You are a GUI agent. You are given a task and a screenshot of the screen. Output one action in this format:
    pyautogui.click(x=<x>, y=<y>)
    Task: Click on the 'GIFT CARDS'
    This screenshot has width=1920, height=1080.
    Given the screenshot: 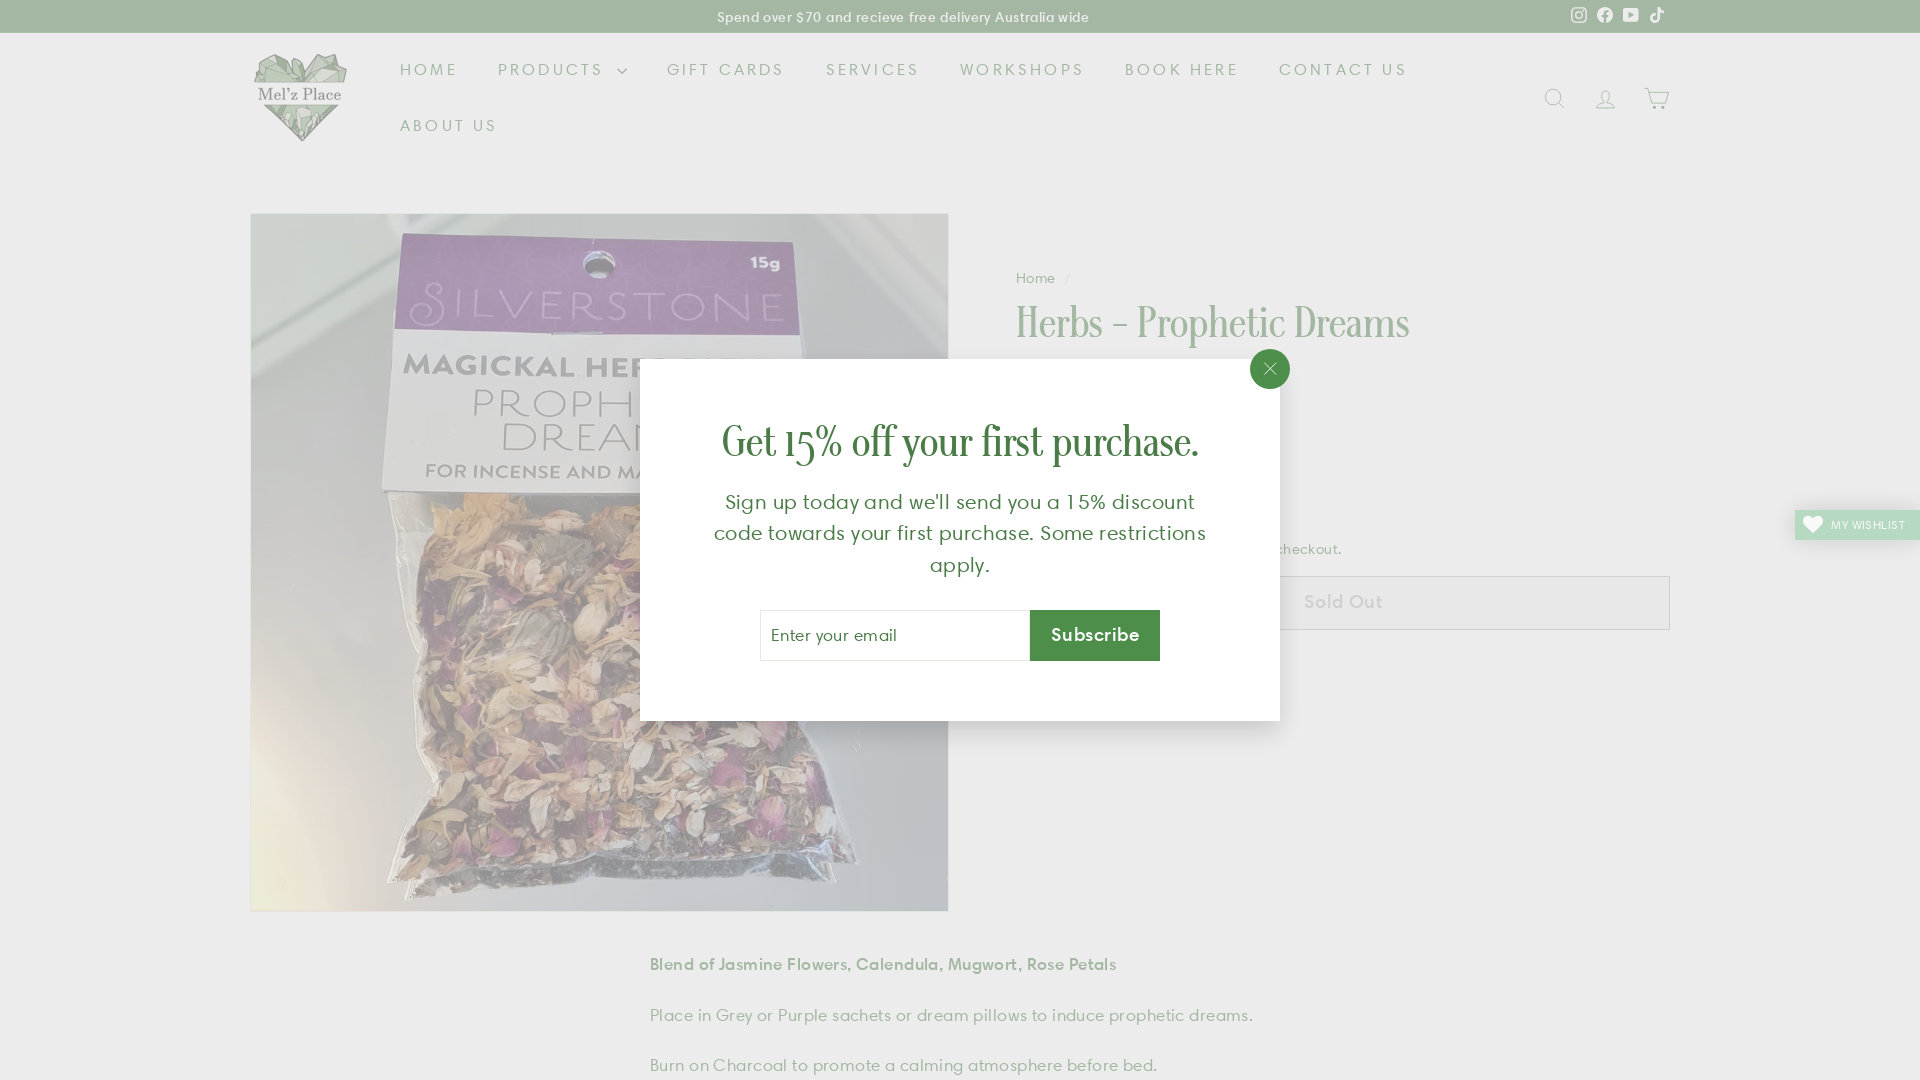 What is the action you would take?
    pyautogui.click(x=725, y=68)
    